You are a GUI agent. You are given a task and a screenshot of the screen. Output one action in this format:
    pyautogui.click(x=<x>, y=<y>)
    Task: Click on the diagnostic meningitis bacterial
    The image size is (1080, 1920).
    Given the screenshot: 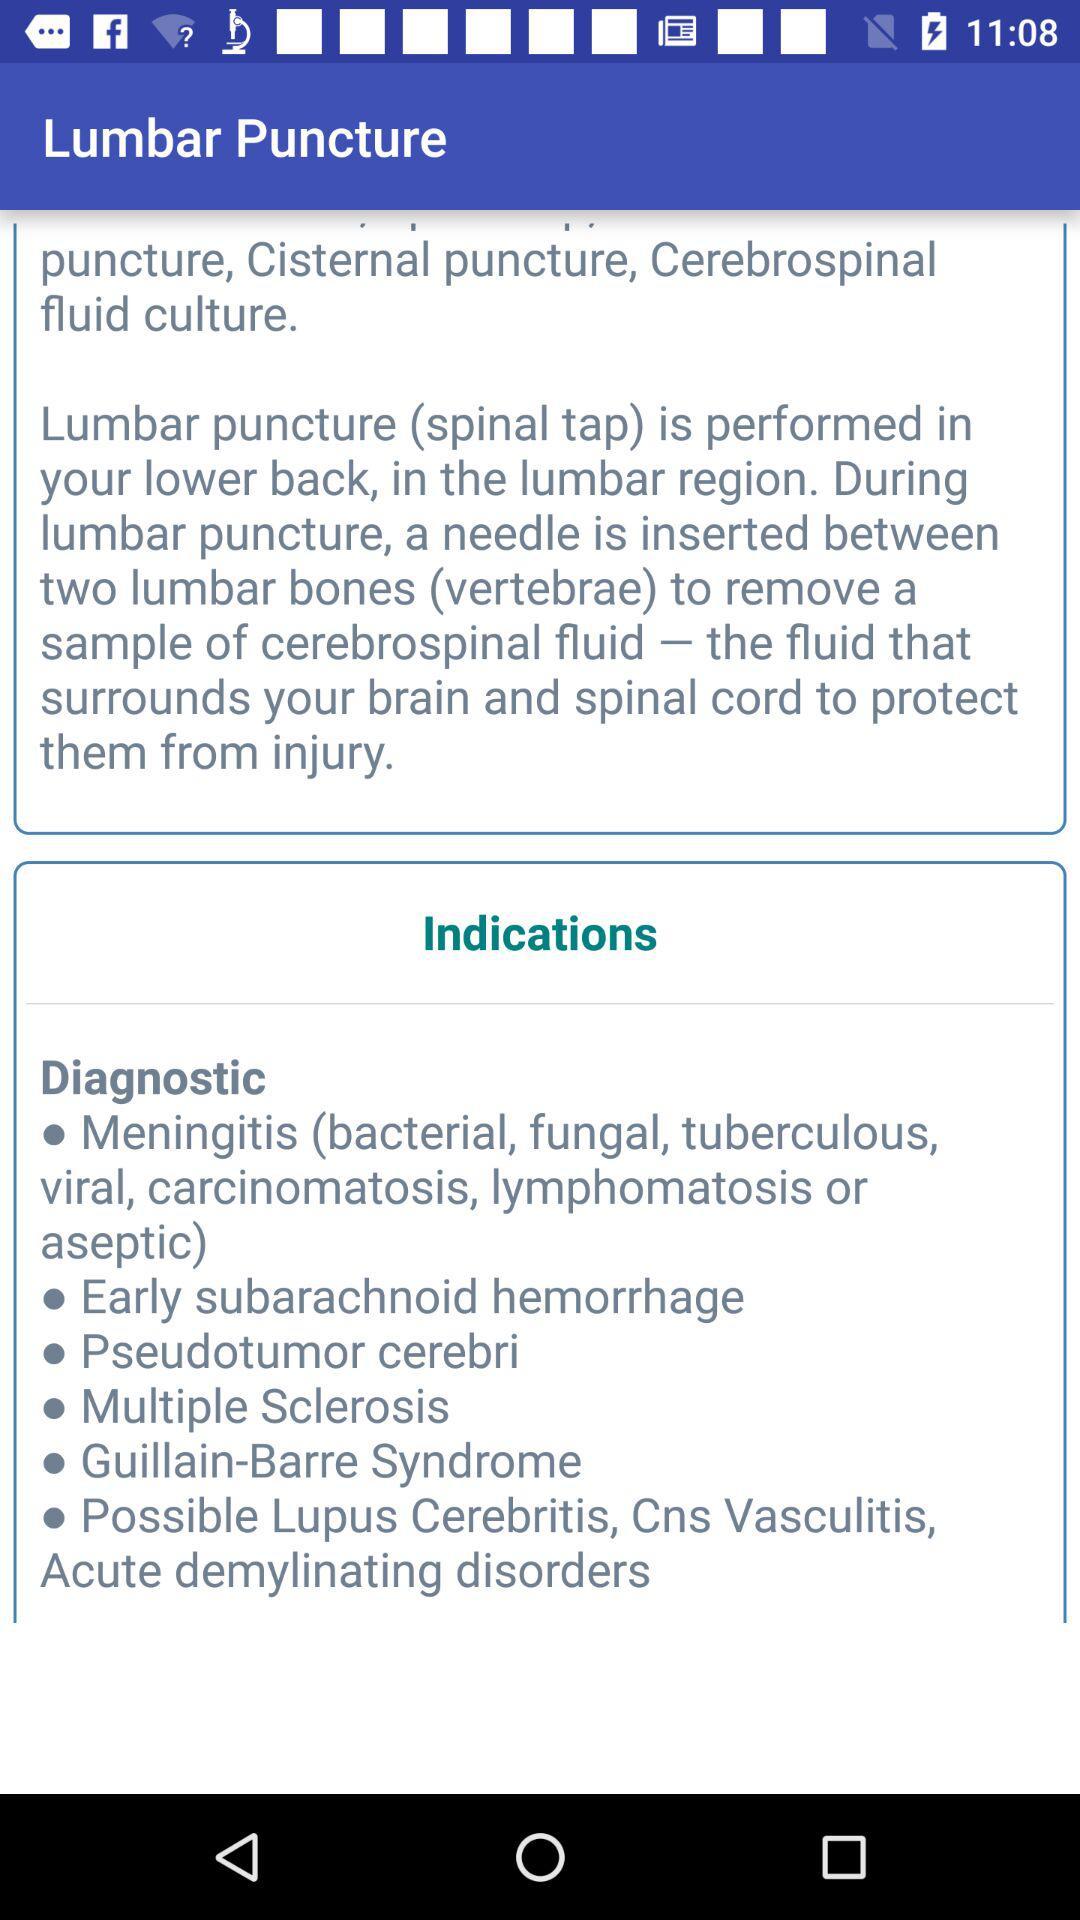 What is the action you would take?
    pyautogui.click(x=540, y=1340)
    